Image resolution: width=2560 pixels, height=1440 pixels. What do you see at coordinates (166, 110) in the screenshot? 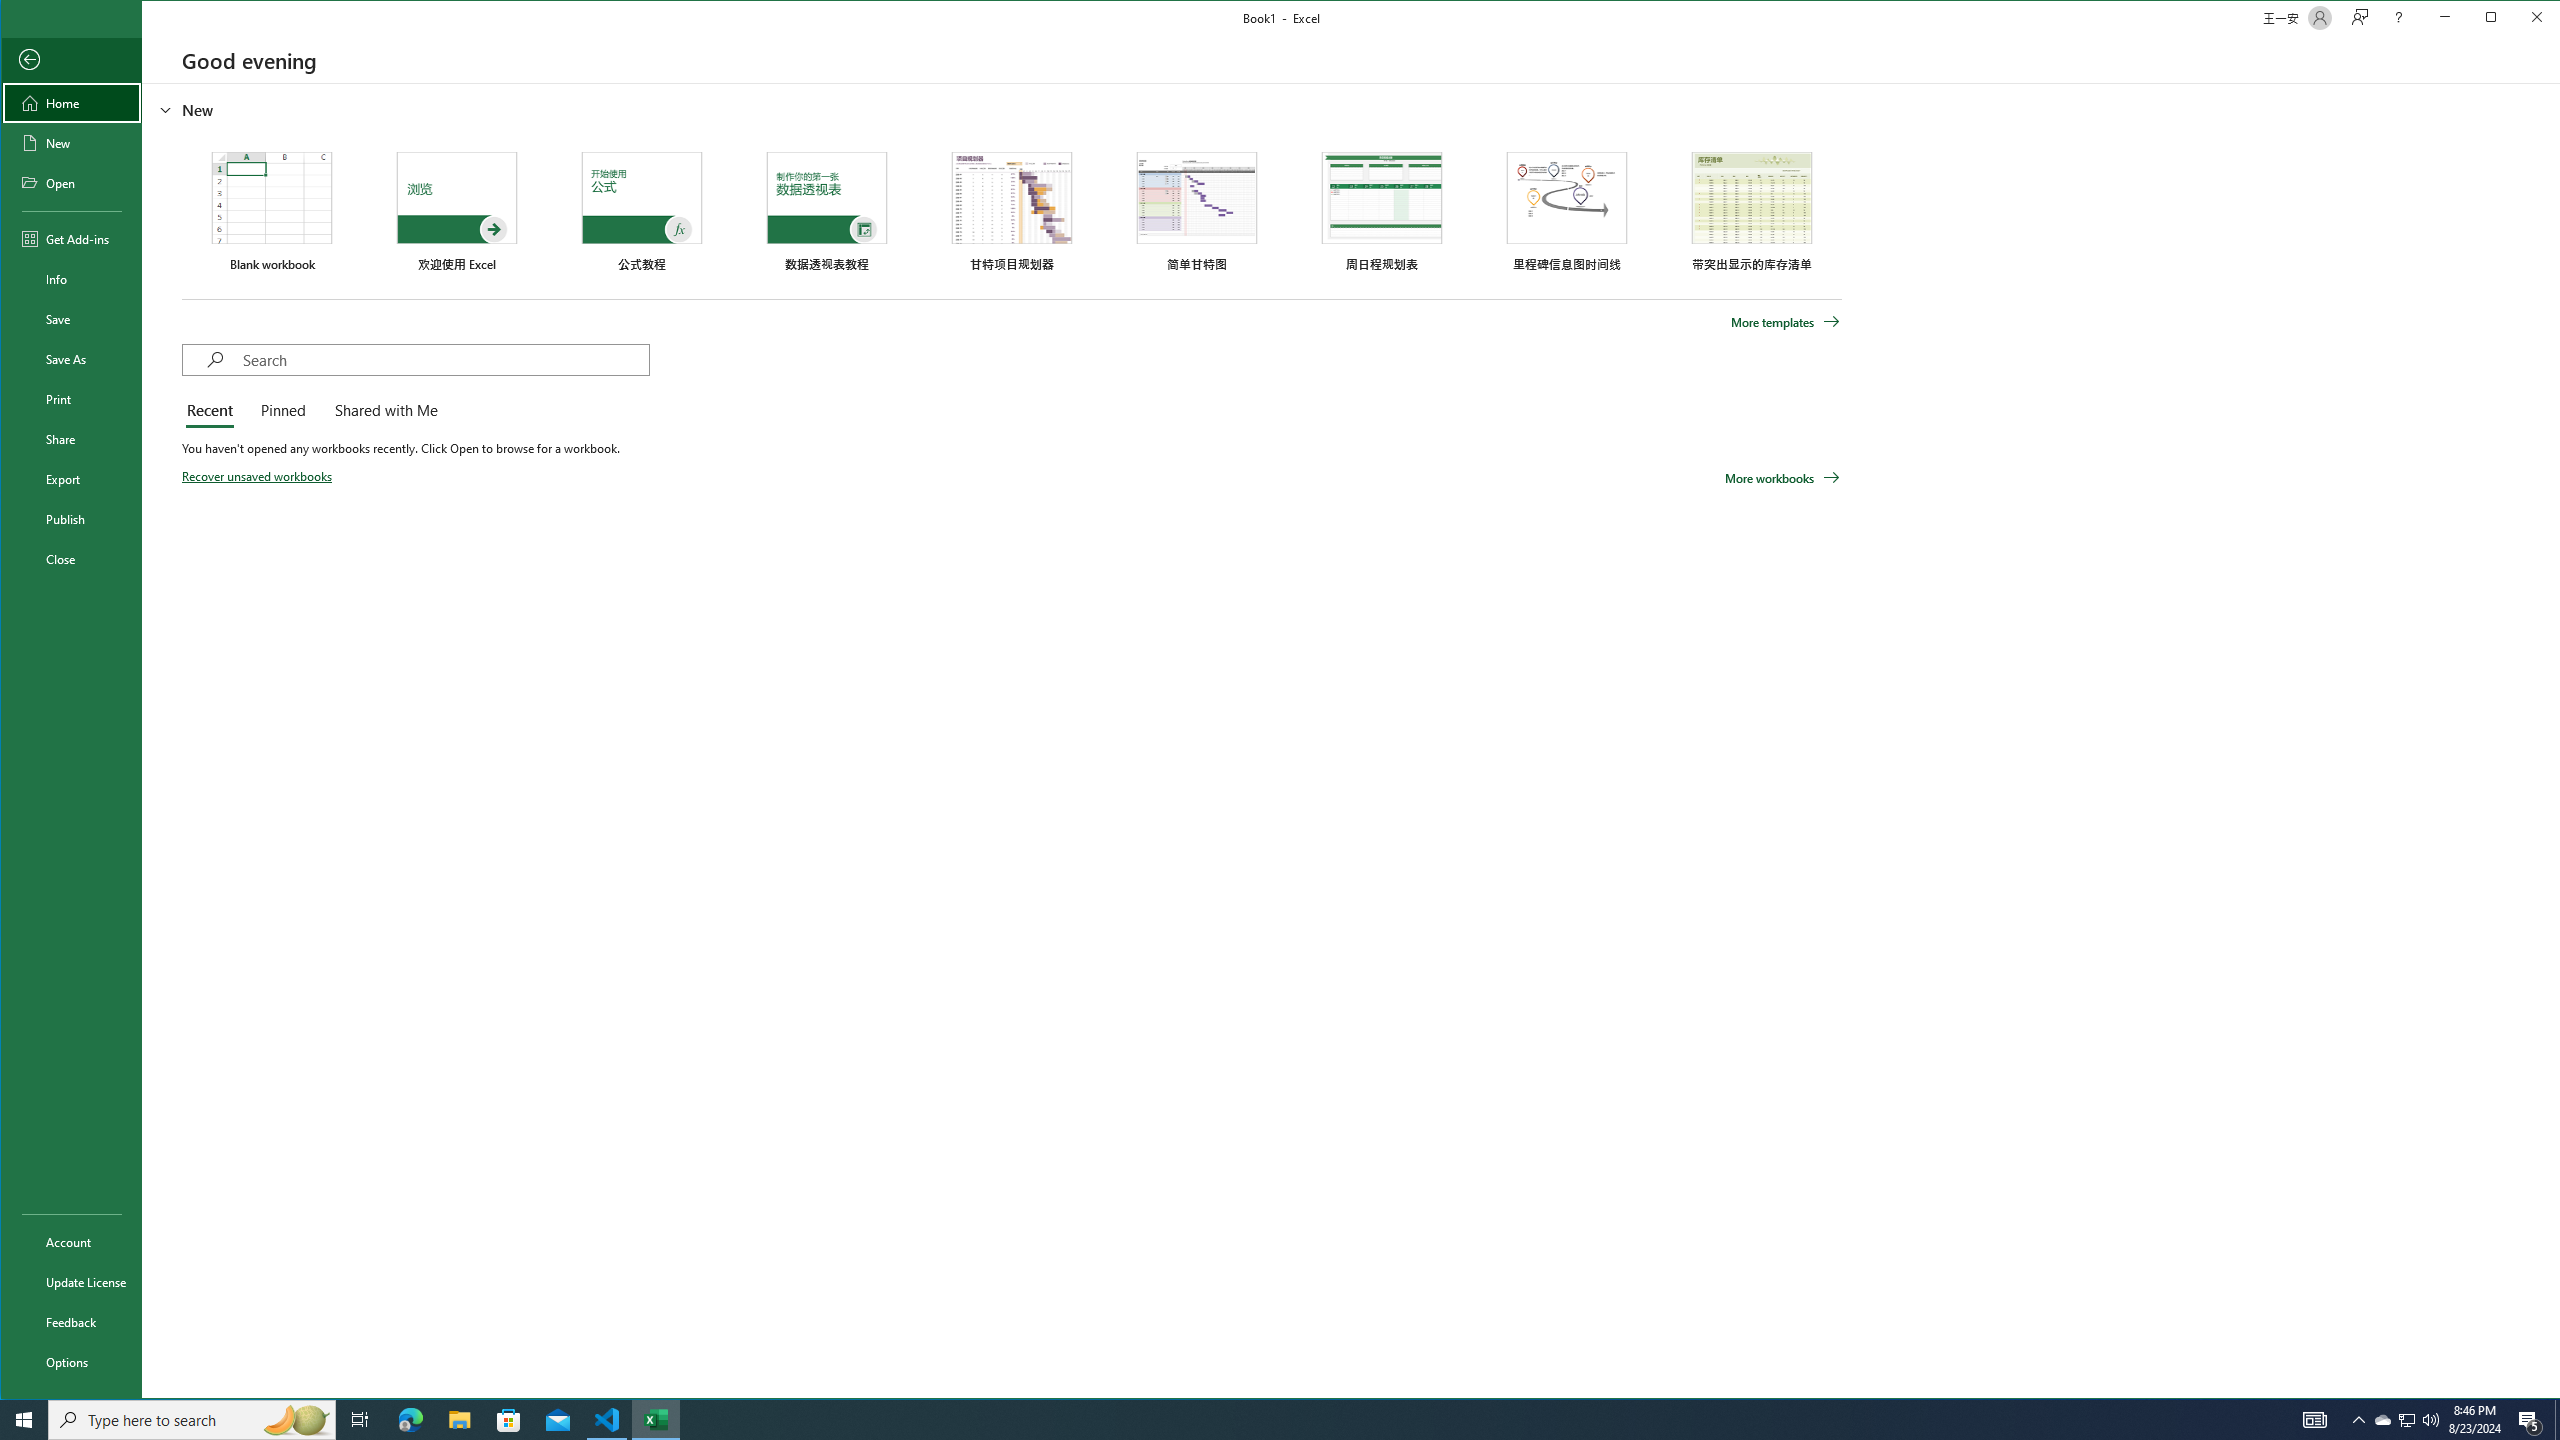
I see `'Hide or show region'` at bounding box center [166, 110].